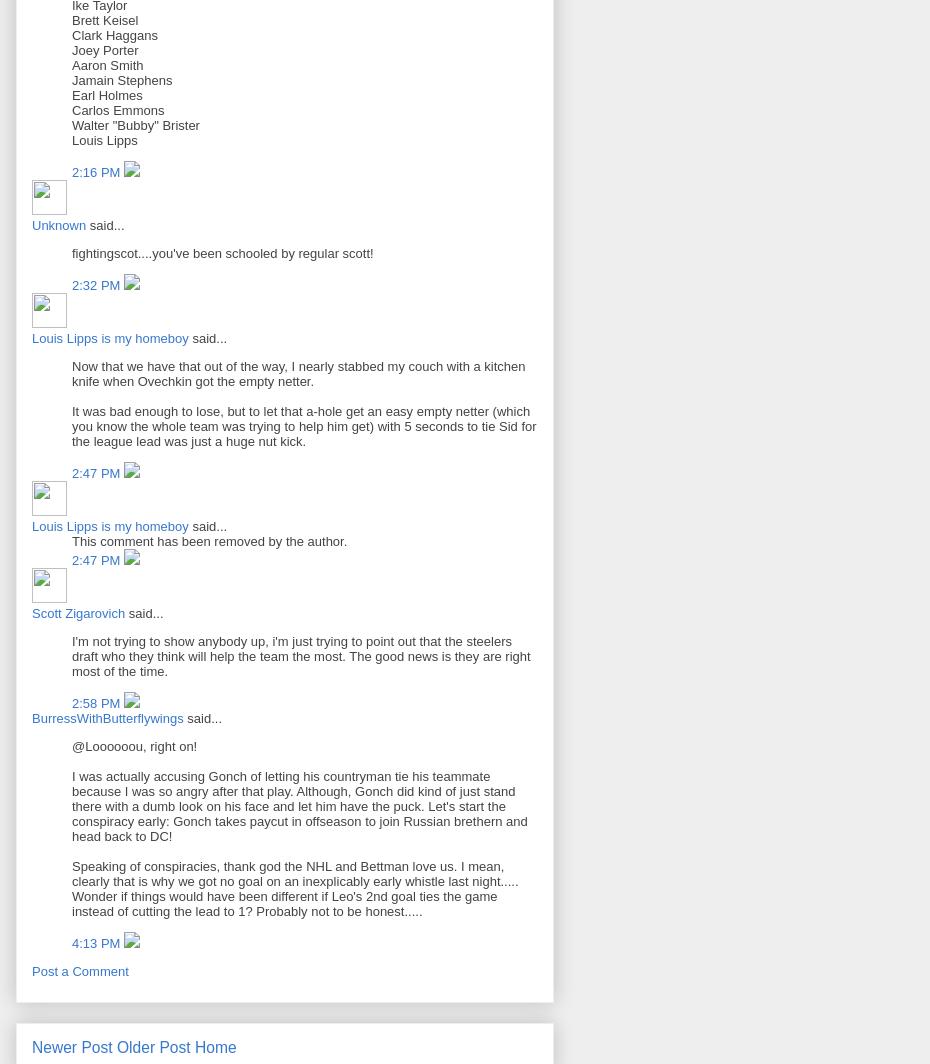 The height and width of the screenshot is (1064, 930). Describe the element at coordinates (301, 656) in the screenshot. I see `'I'm not trying to show anybody up, i'm just trying to point out that the steelers draft who they think will help the team the most.  The good news is they are right most of the time.'` at that location.